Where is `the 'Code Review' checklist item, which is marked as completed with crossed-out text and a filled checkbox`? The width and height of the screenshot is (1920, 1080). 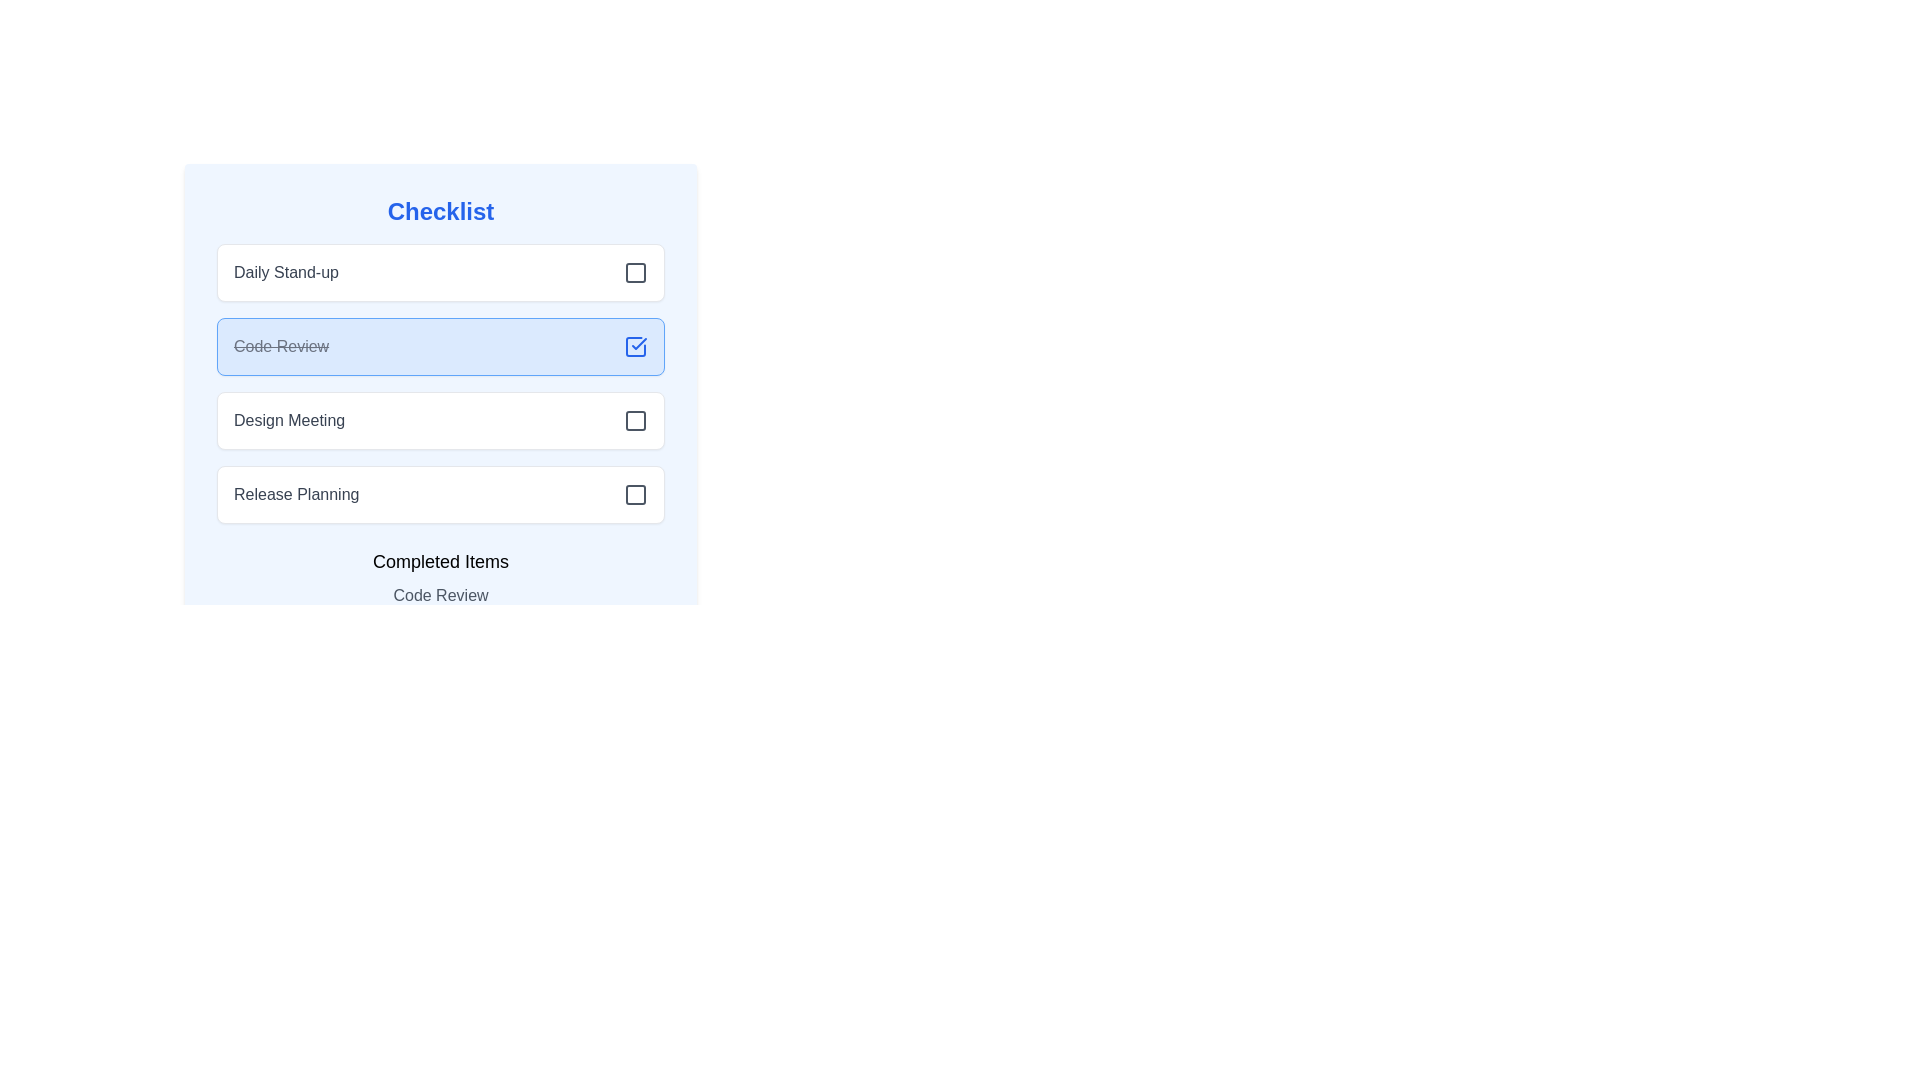
the 'Code Review' checklist item, which is marked as completed with crossed-out text and a filled checkbox is located at coordinates (440, 372).